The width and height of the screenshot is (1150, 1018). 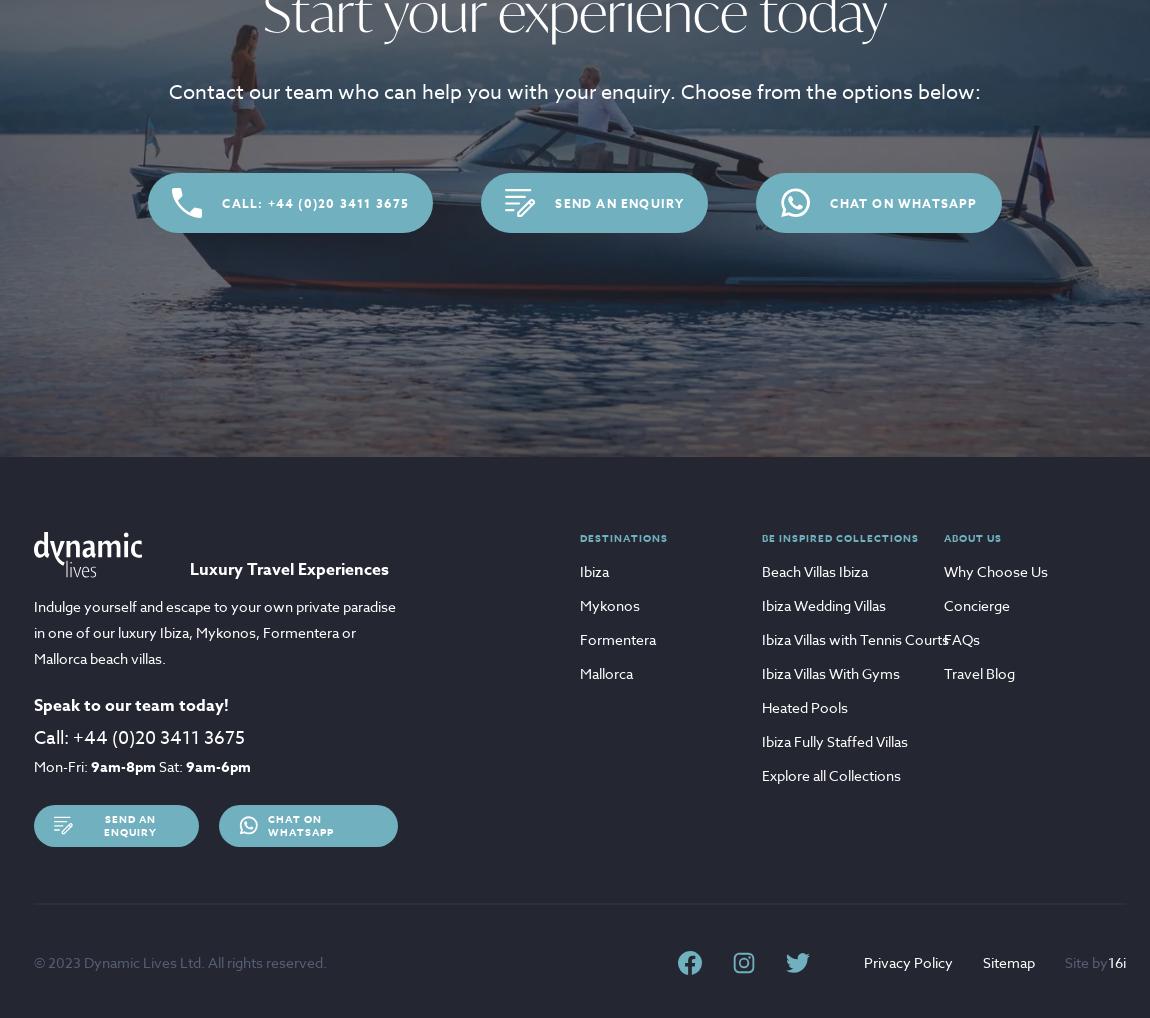 I want to click on 'Indulge yourself and escape to your own private paradise in one of our luxury Ibiza, Mykonos, Formentera or Mallorca beach villas.', so click(x=214, y=630).